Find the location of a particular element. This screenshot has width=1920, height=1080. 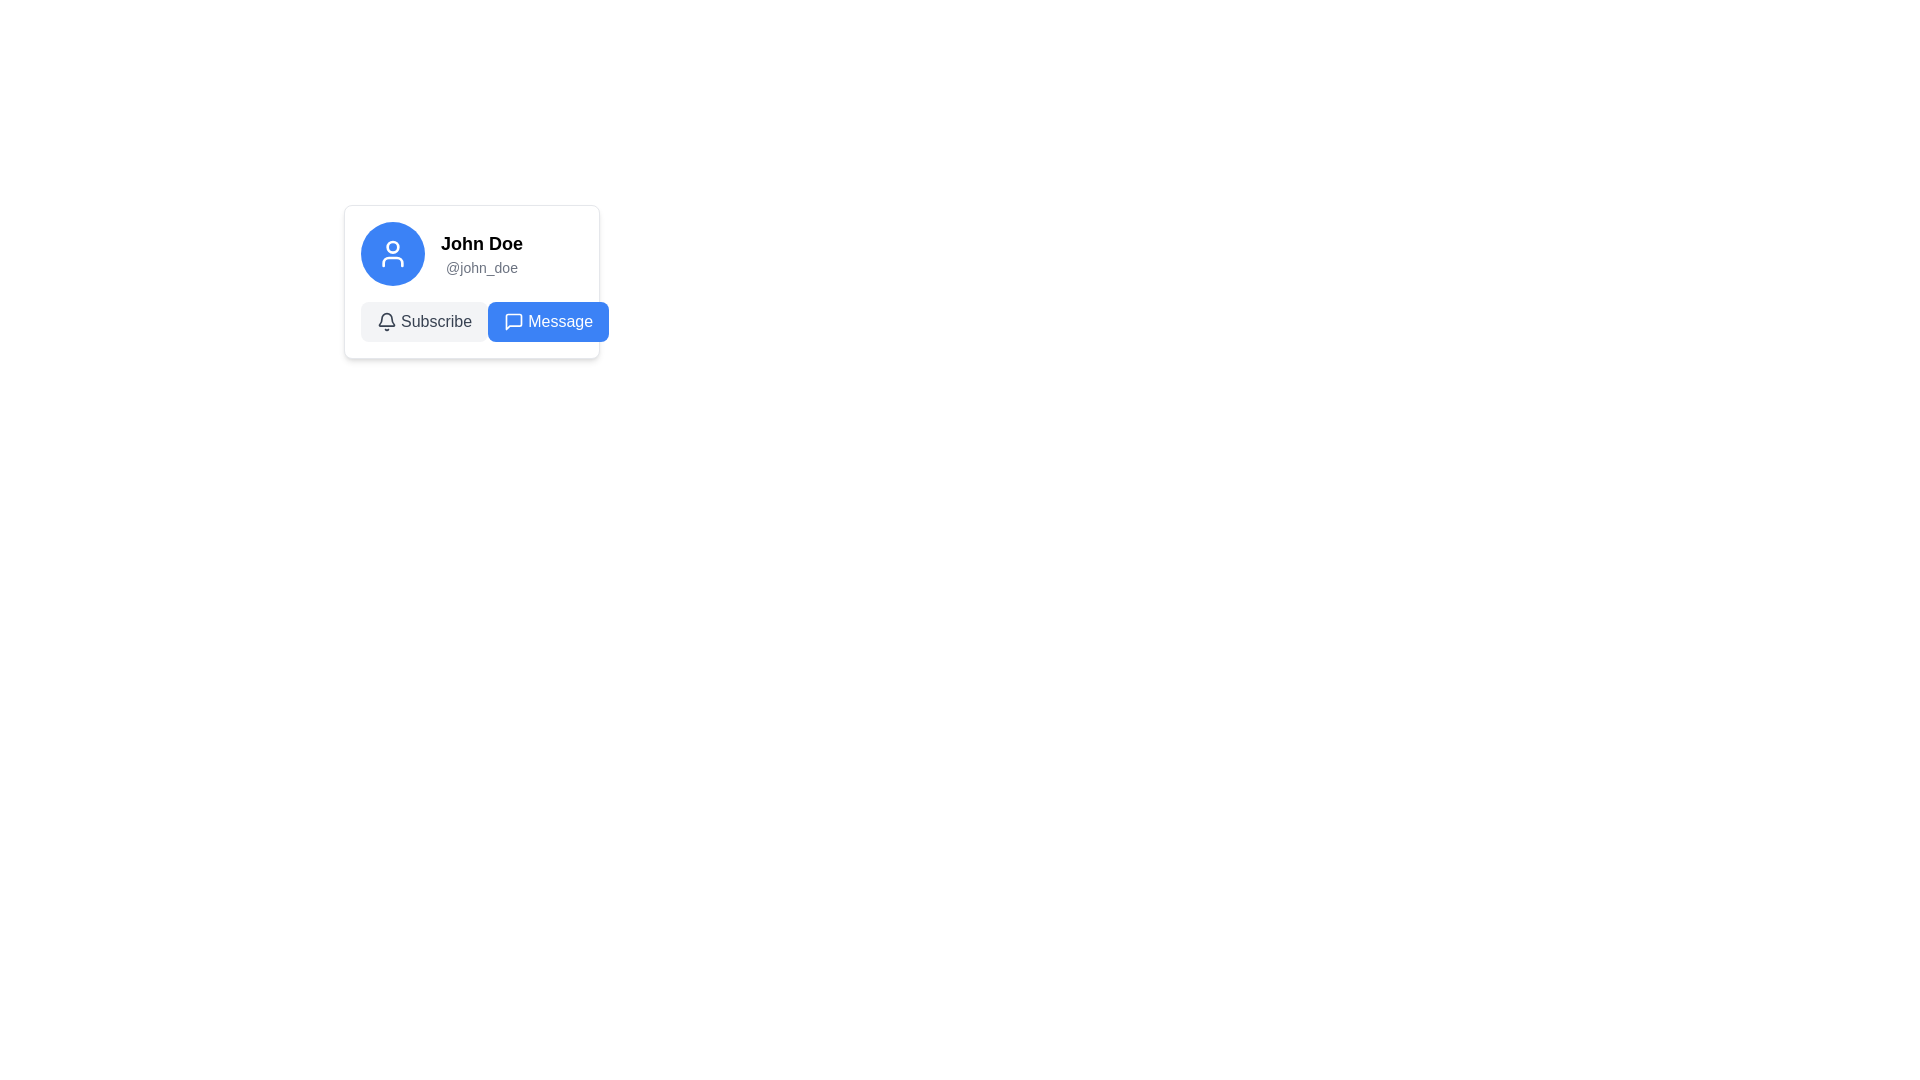

the 'Message' text label, which is styled in bold white font on a blue button-like background, to trigger a tooltip or highlight effect is located at coordinates (560, 320).